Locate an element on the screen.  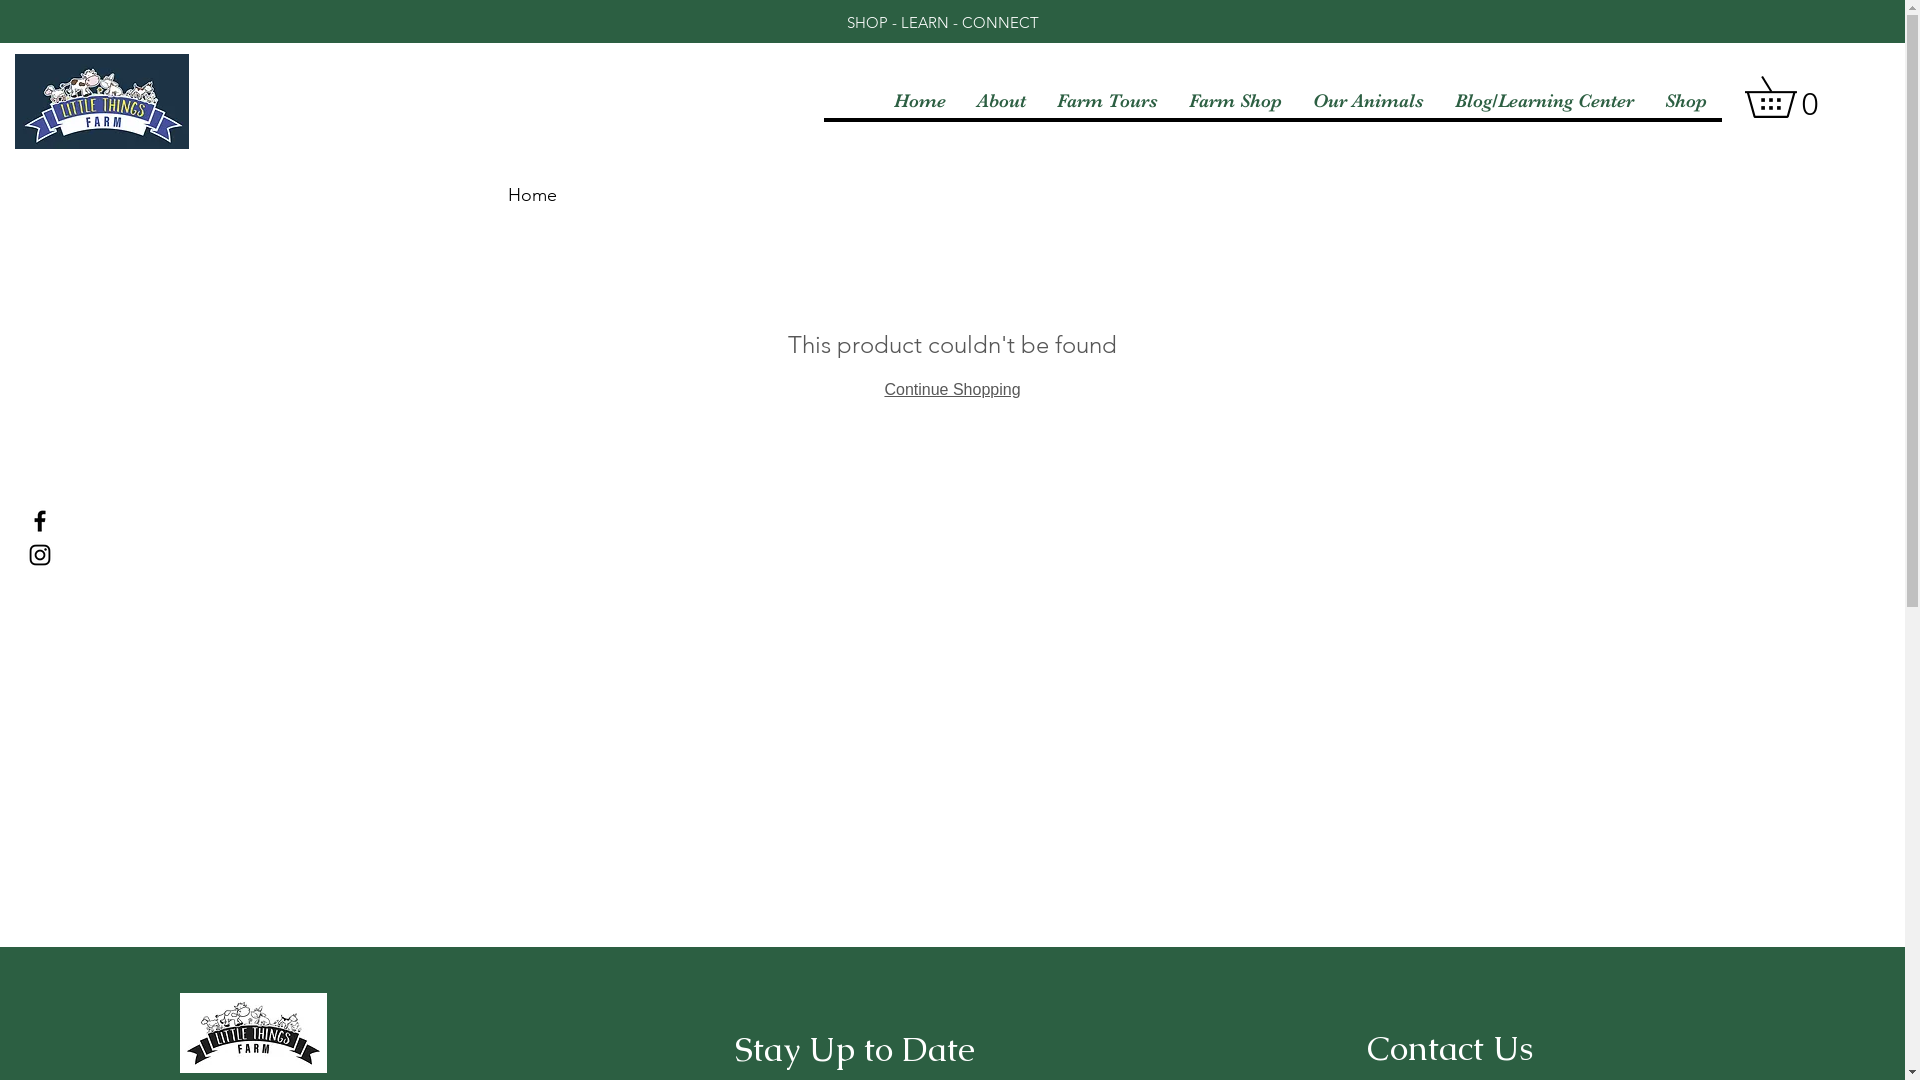
'Shop' is located at coordinates (1684, 100).